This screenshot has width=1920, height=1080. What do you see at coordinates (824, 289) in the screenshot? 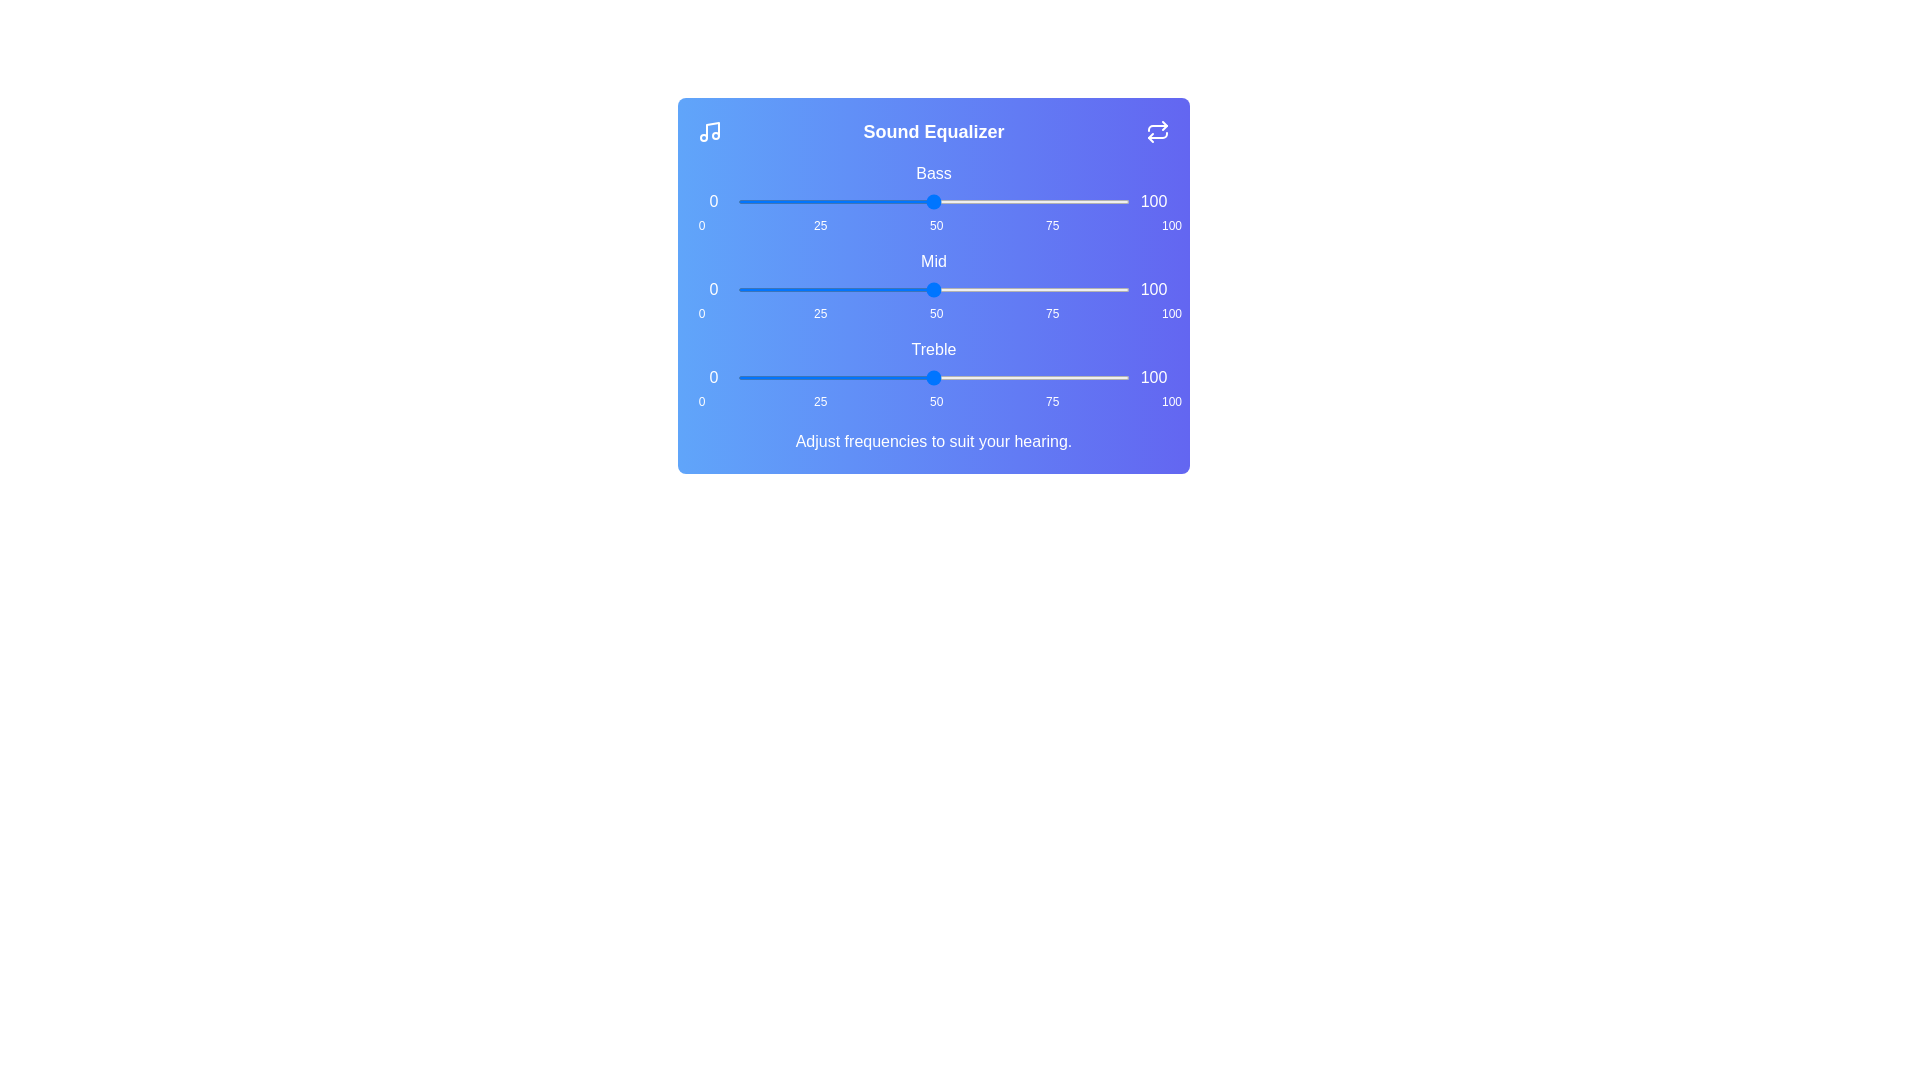
I see `the 'mid' slider to 22` at bounding box center [824, 289].